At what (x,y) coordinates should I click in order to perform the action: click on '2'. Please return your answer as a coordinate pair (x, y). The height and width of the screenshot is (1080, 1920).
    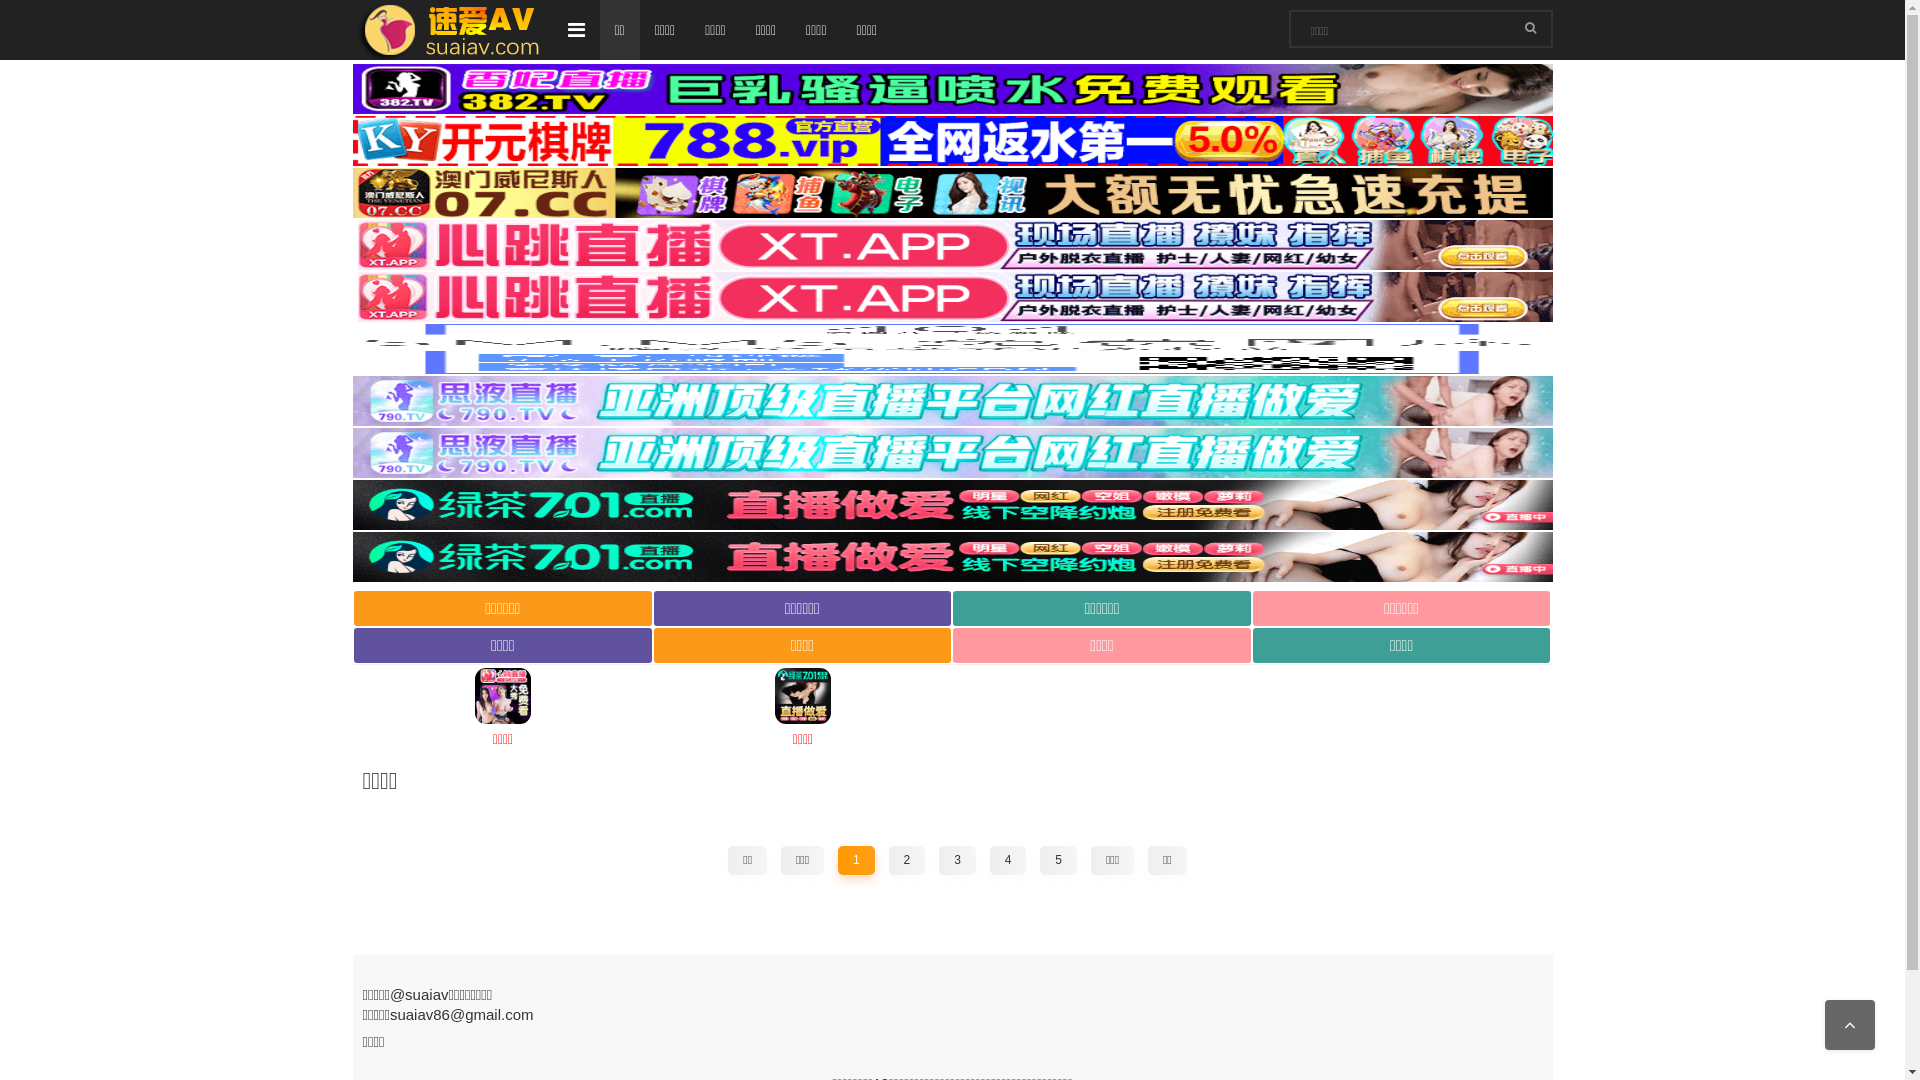
    Looking at the image, I should click on (906, 859).